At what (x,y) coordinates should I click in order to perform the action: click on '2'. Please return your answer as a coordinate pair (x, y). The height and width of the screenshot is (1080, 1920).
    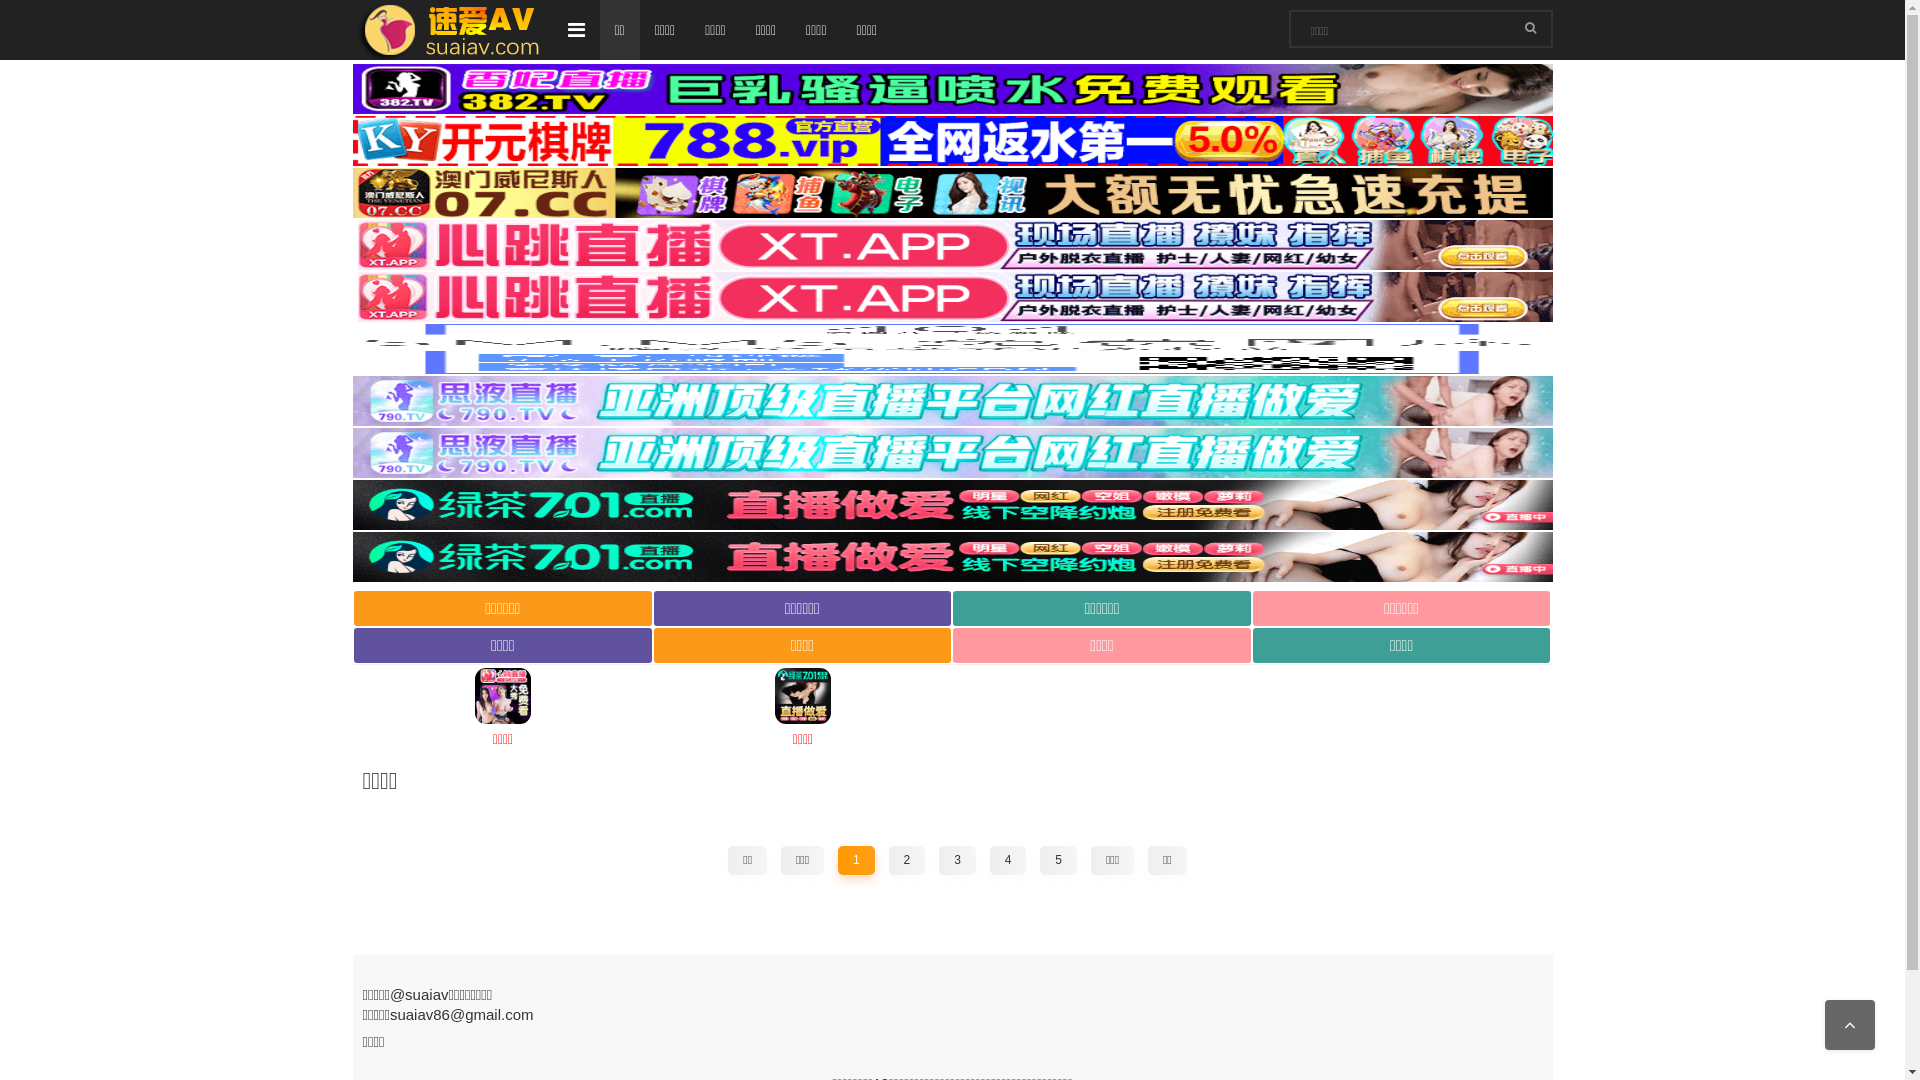
    Looking at the image, I should click on (906, 859).